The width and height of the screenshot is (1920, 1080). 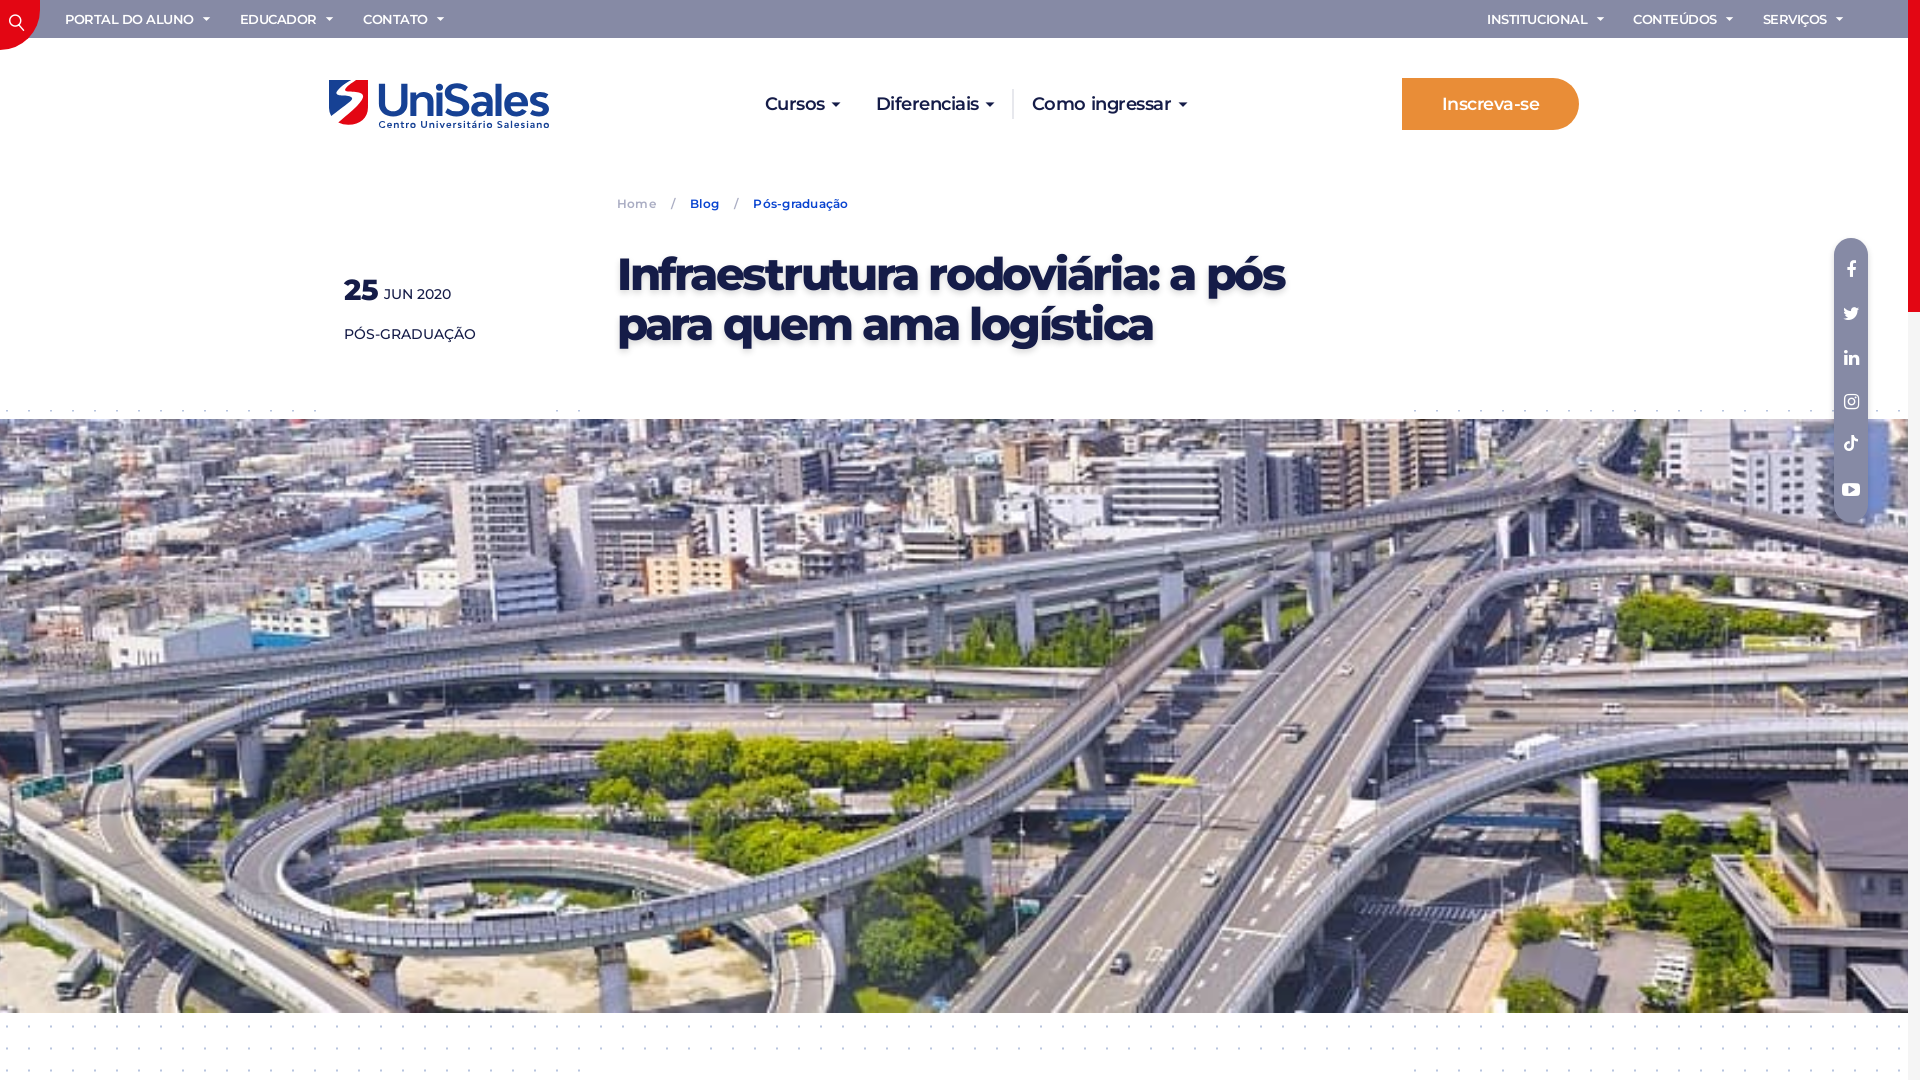 What do you see at coordinates (802, 104) in the screenshot?
I see `'Cursos'` at bounding box center [802, 104].